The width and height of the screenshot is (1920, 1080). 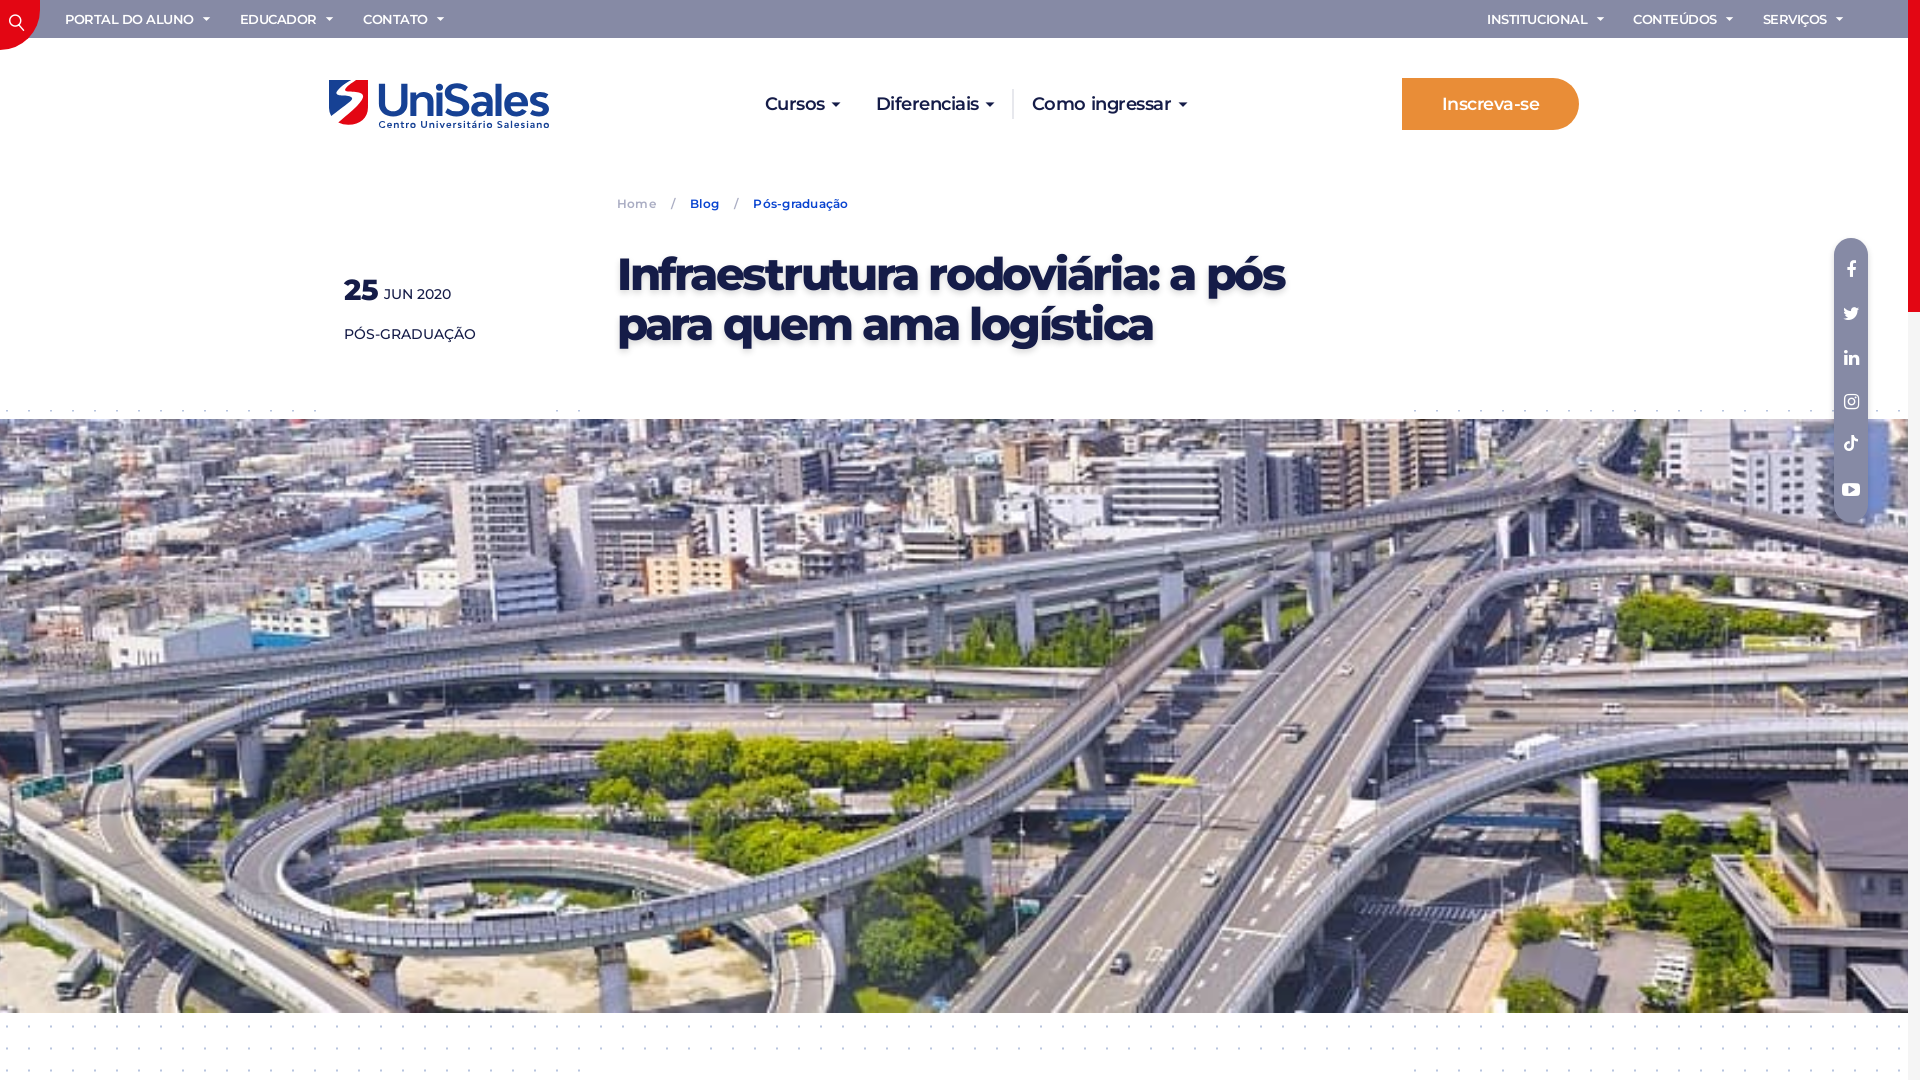 What do you see at coordinates (802, 104) in the screenshot?
I see `'Cursos'` at bounding box center [802, 104].